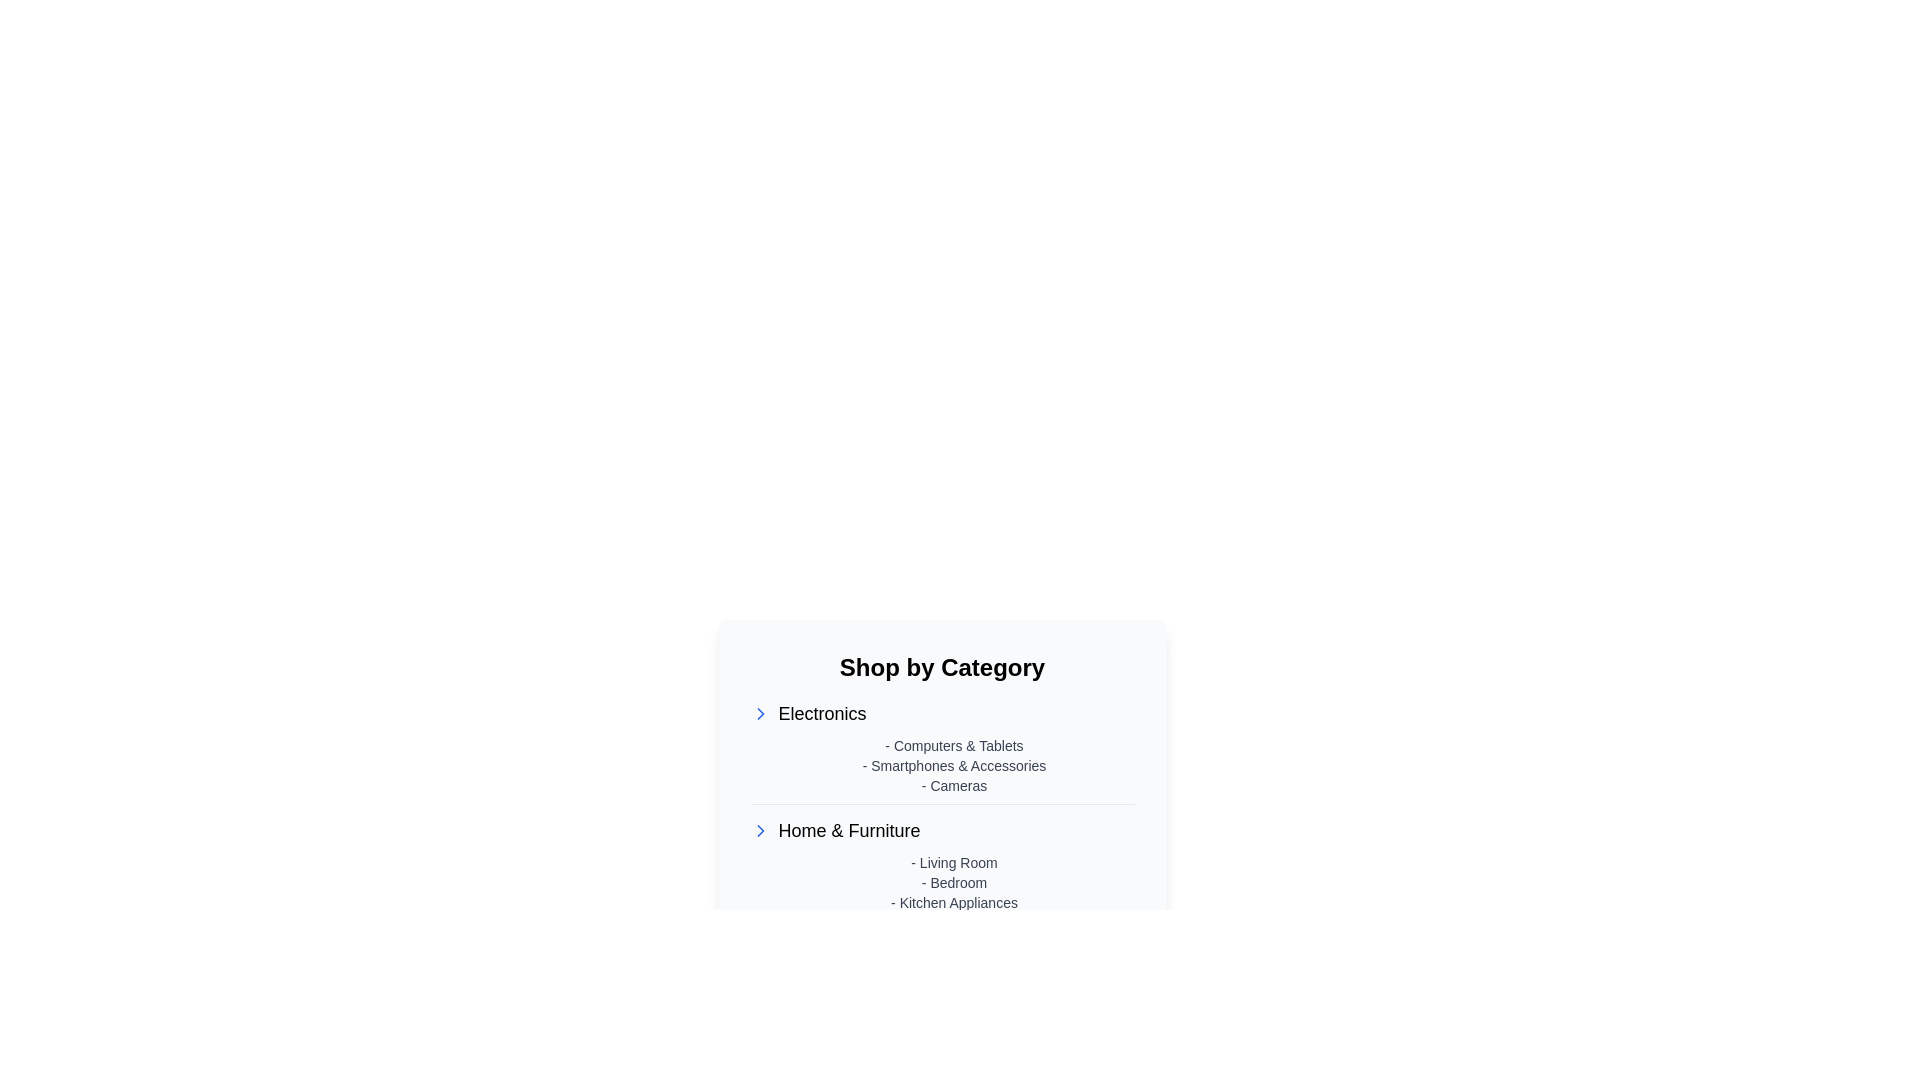  Describe the element at coordinates (953, 882) in the screenshot. I see `the text label displaying '- Bedroom', which is the second item in the list under 'Home & Furniture'` at that location.